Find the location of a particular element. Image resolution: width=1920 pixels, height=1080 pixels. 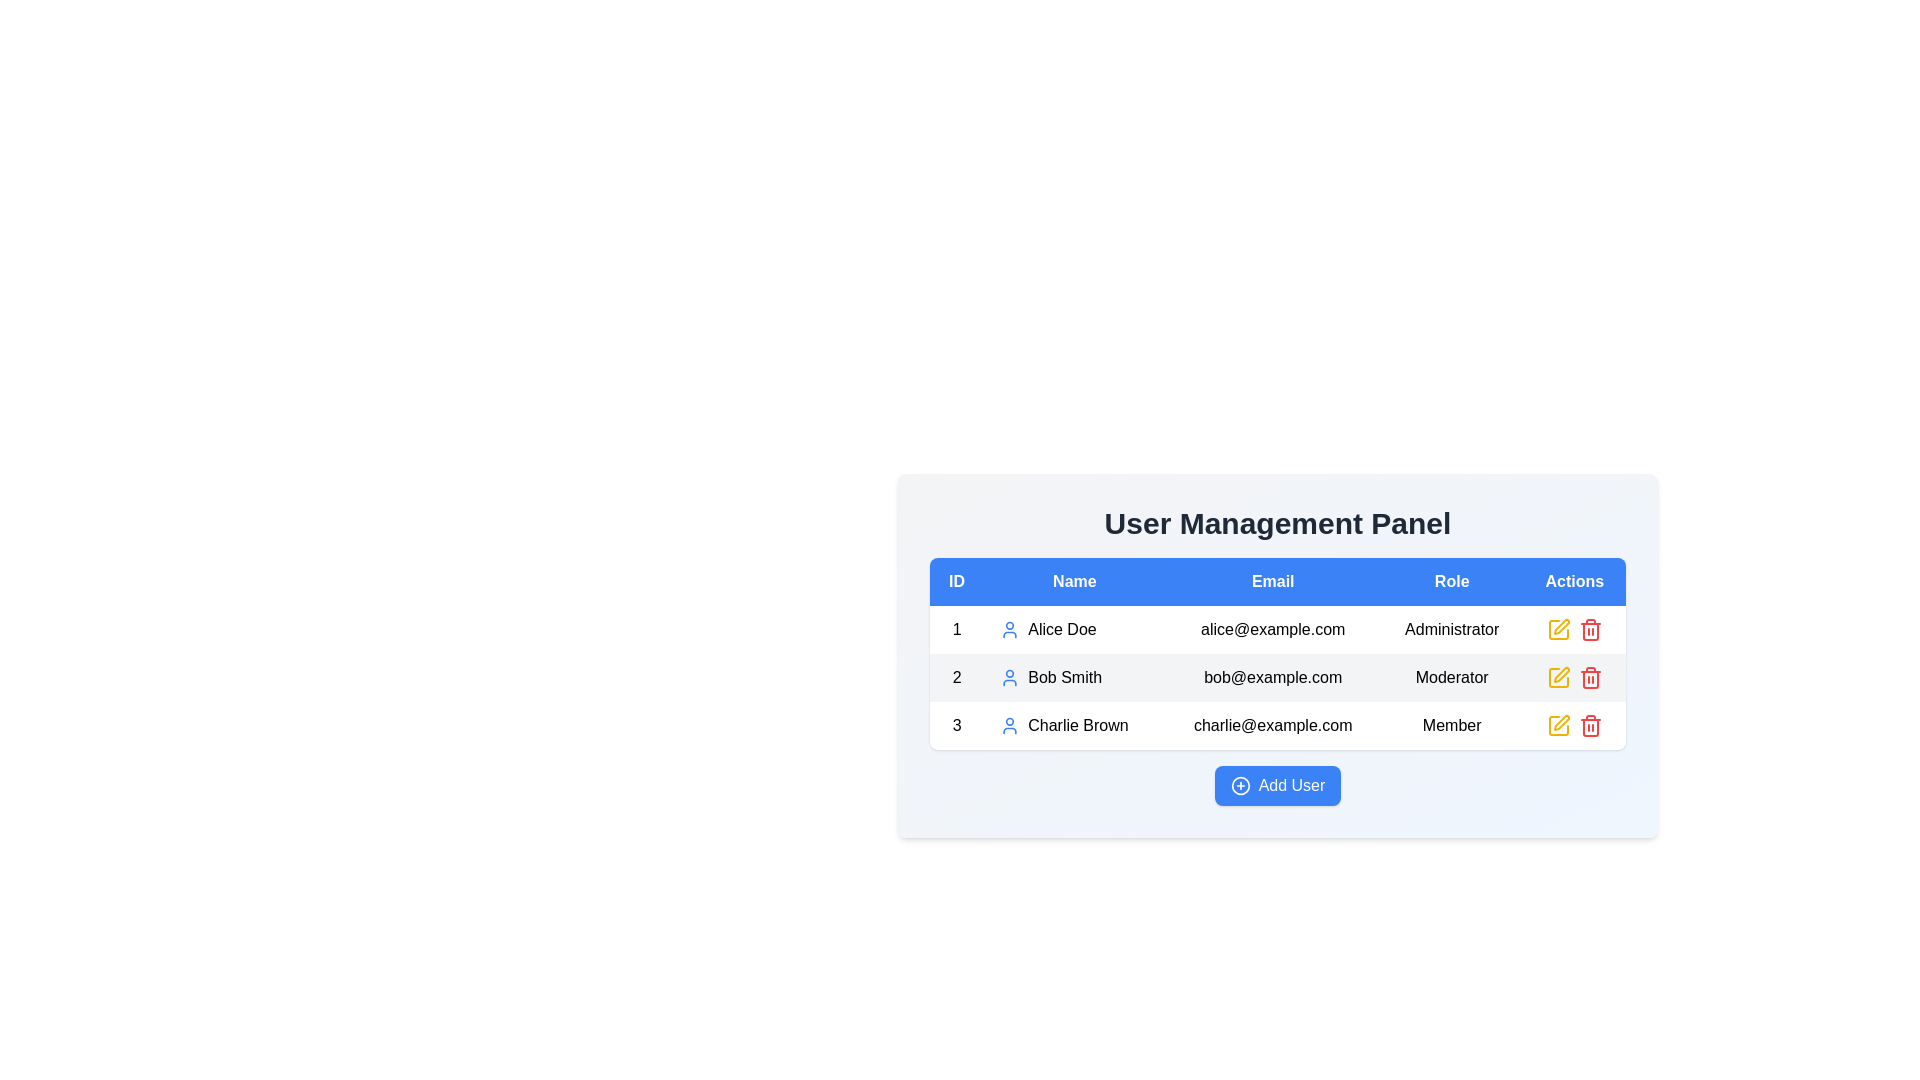

the table header row element that spans horizontally across the top of the user management panel, which provides descriptive labels for the columns of user data is located at coordinates (1276, 582).